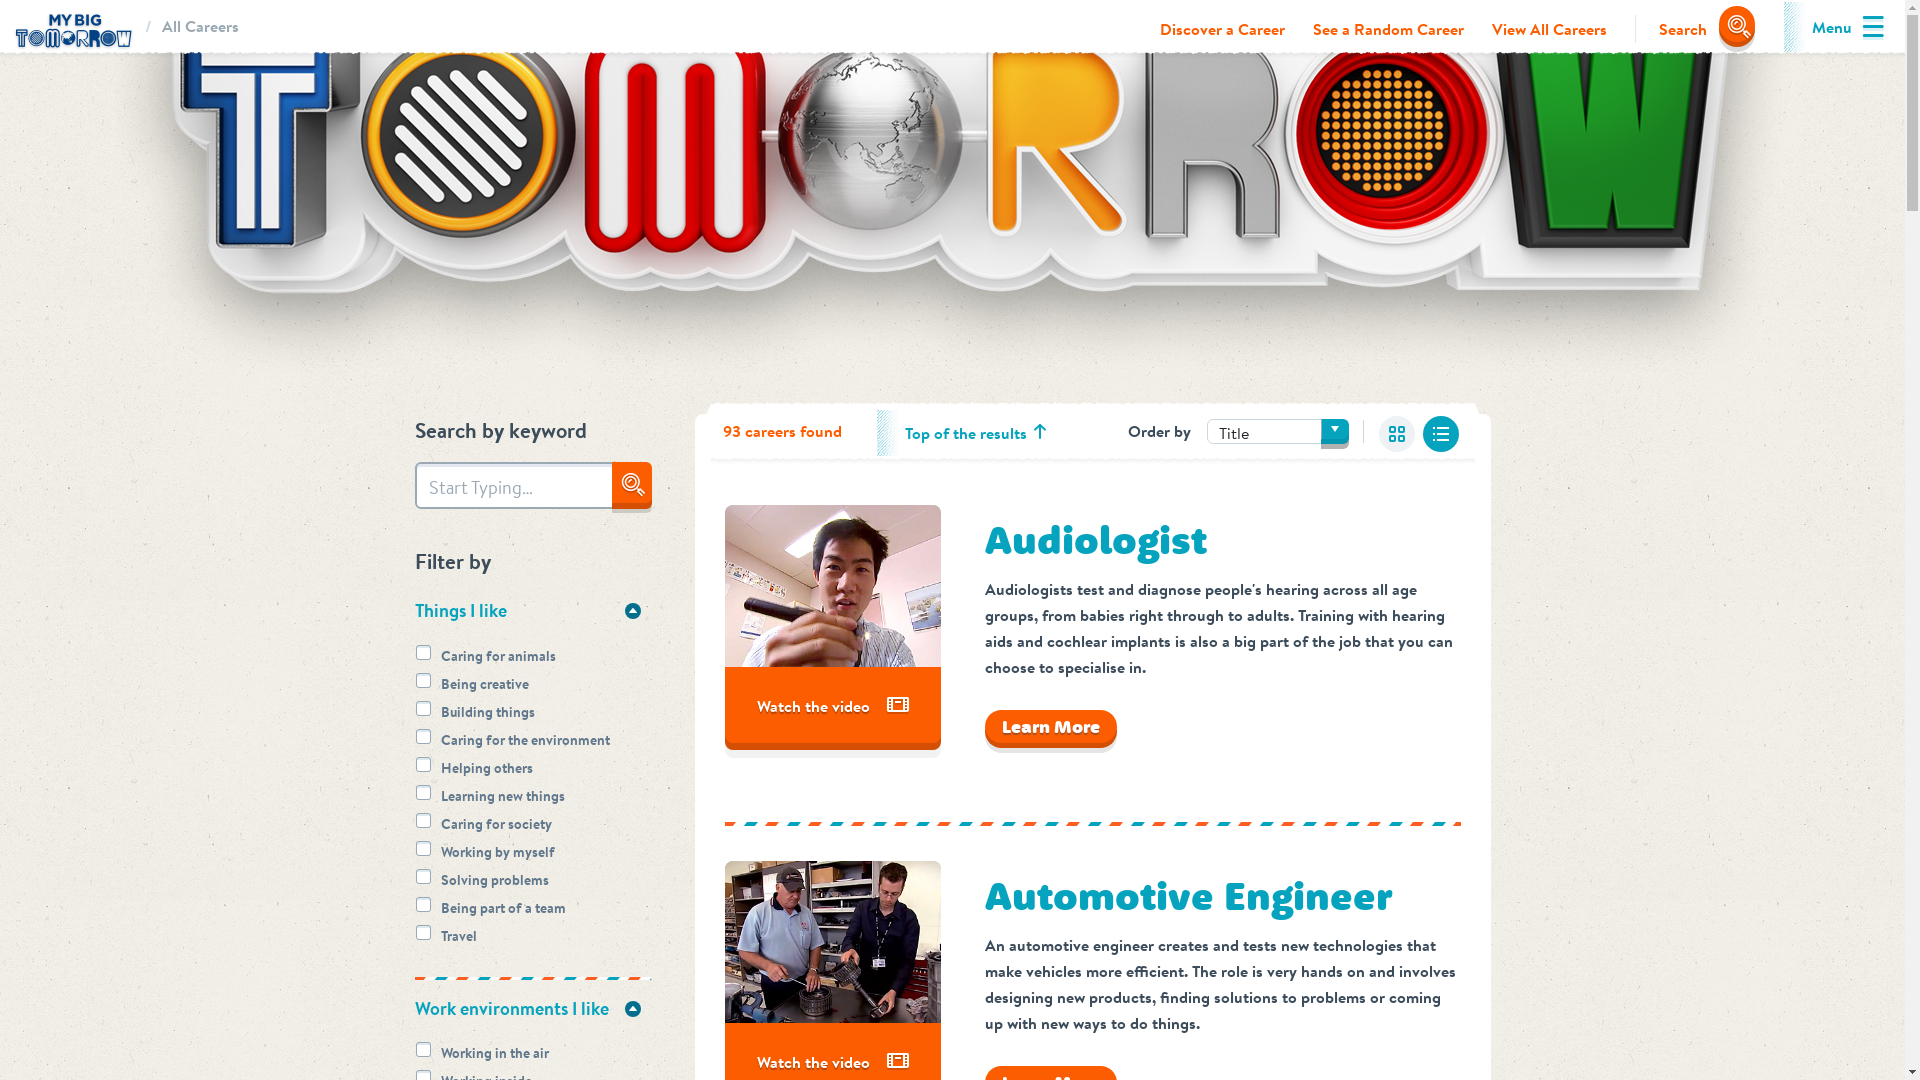  I want to click on 'View All Careers', so click(1548, 29).